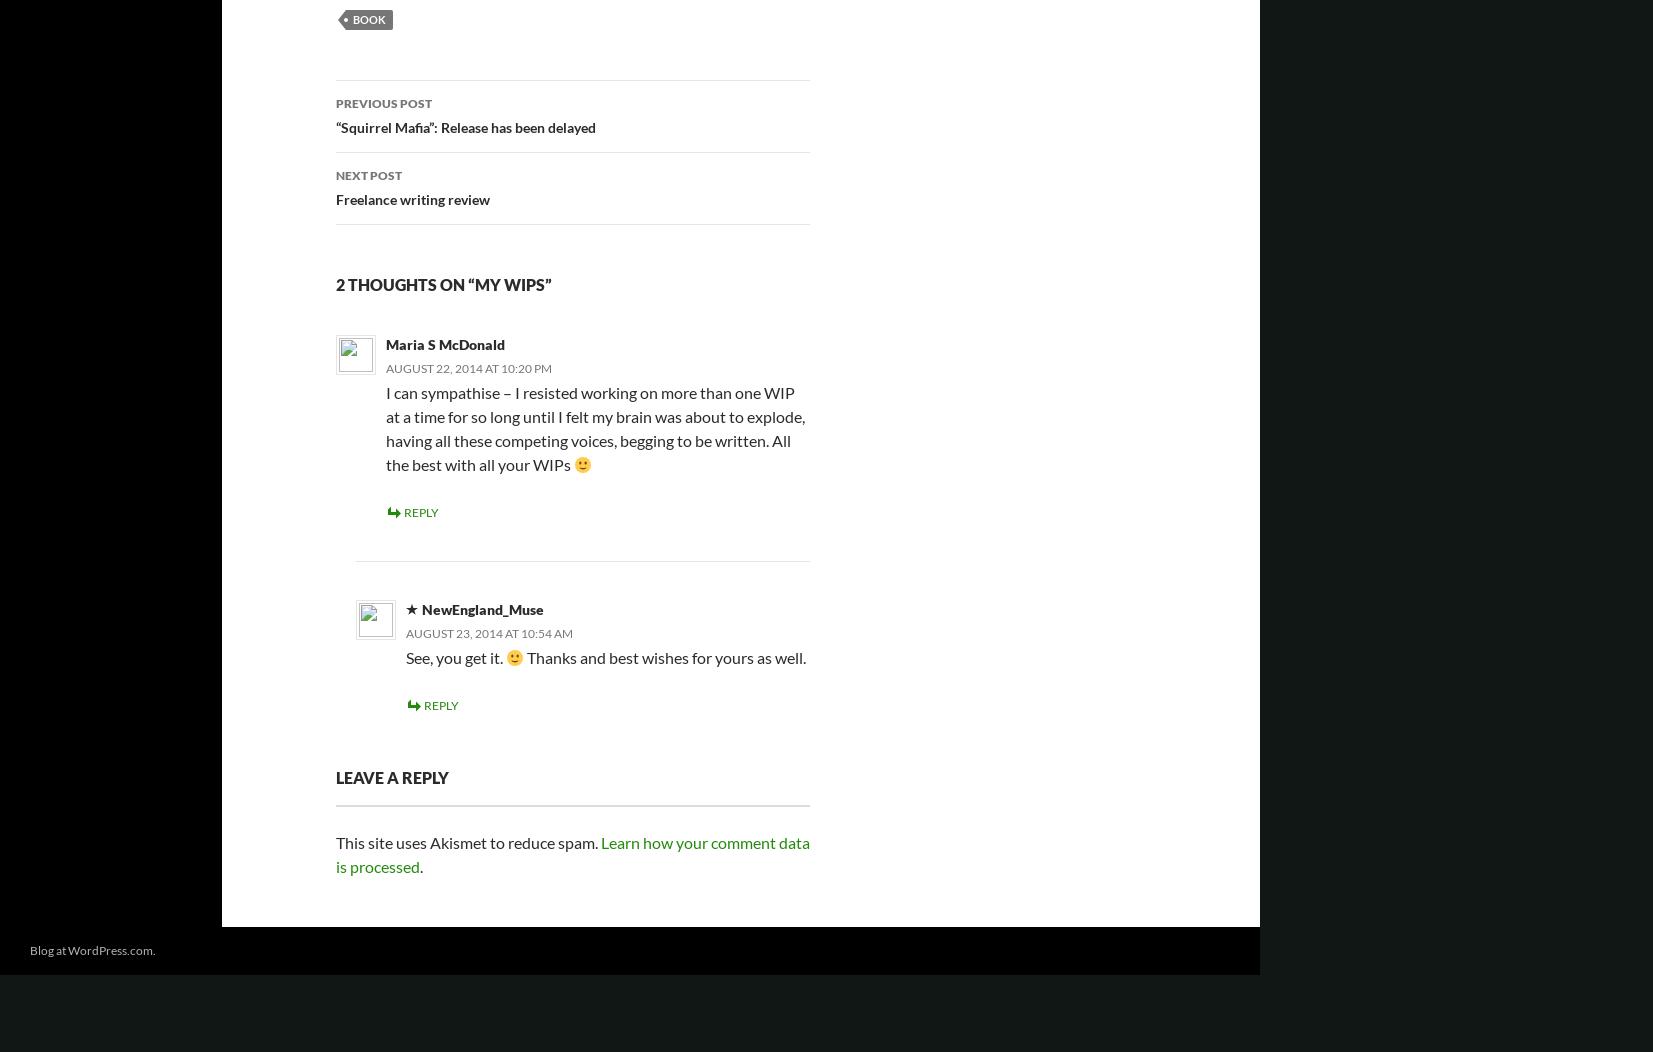 The height and width of the screenshot is (1052, 1653). I want to click on 'This site uses Akismet to reduce spam.', so click(467, 840).